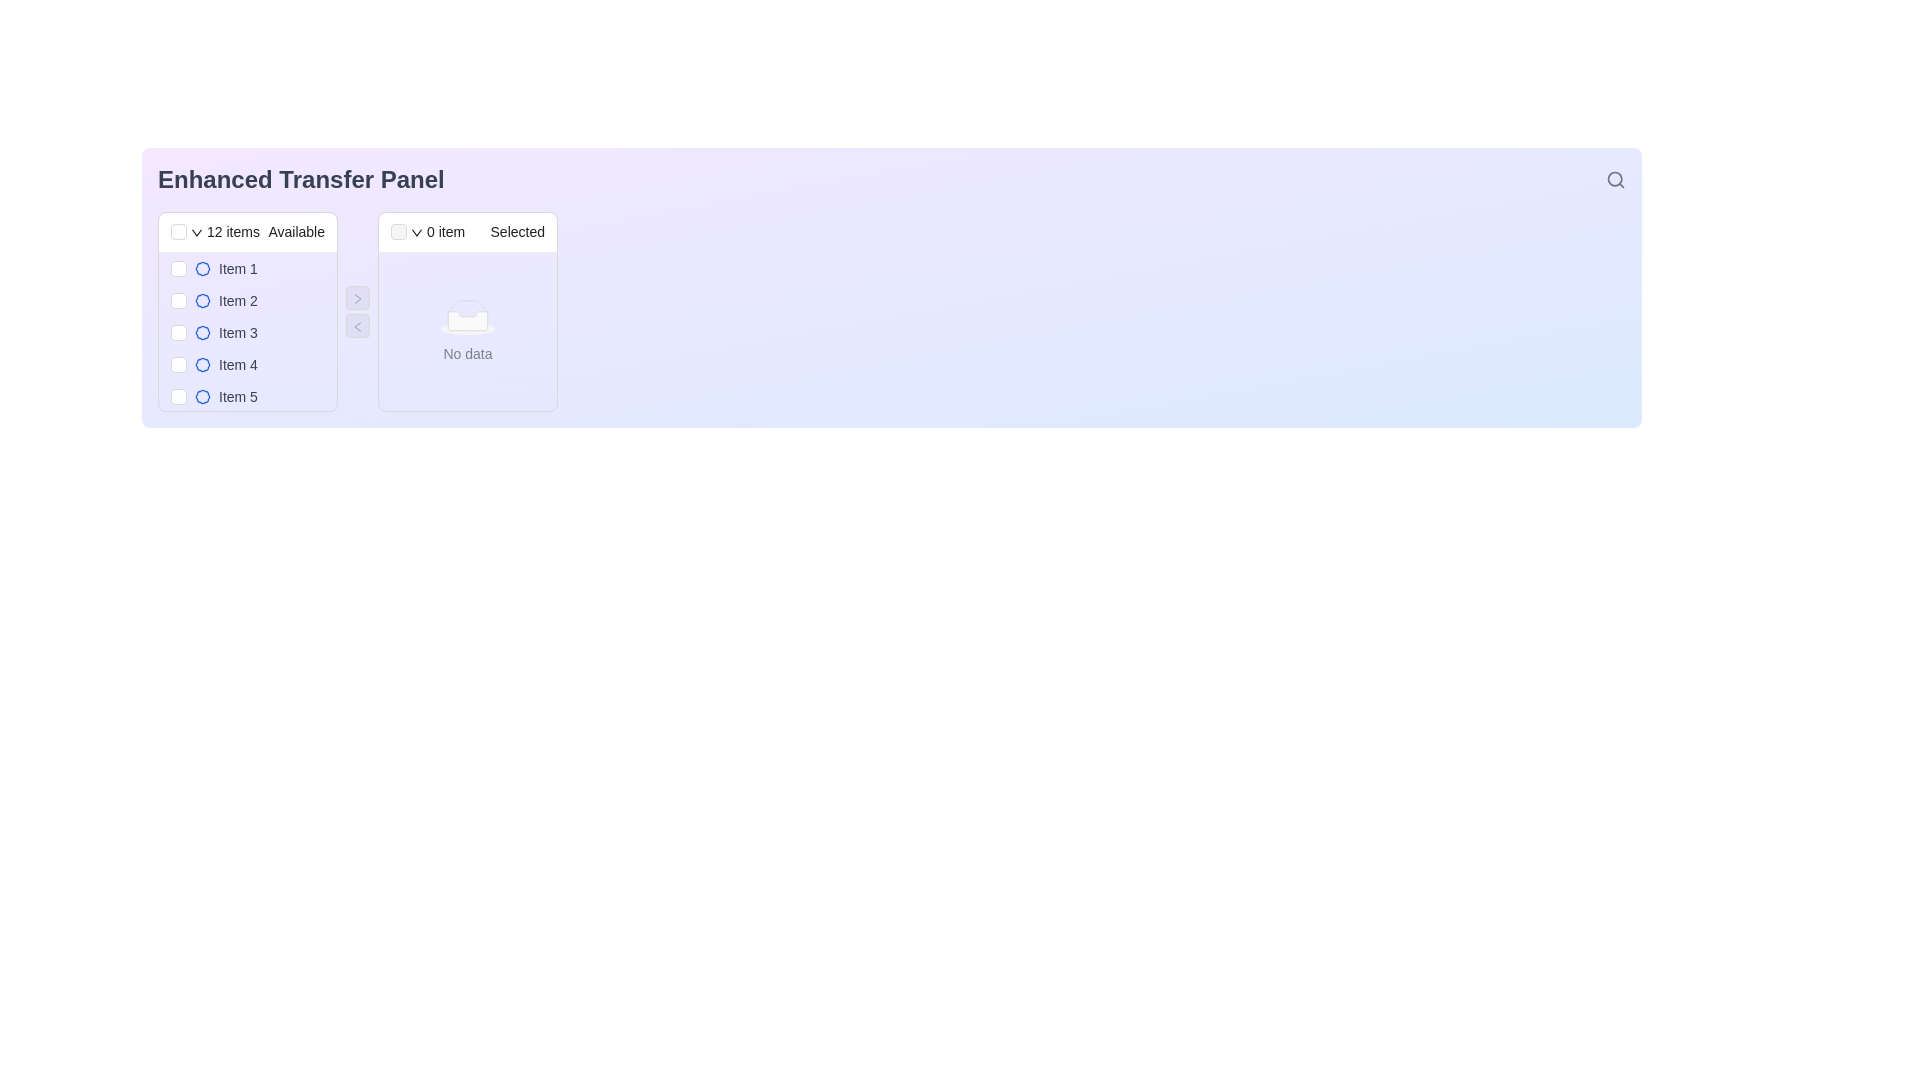 The image size is (1920, 1080). I want to click on the fifth item, 'Item 5', so click(258, 397).